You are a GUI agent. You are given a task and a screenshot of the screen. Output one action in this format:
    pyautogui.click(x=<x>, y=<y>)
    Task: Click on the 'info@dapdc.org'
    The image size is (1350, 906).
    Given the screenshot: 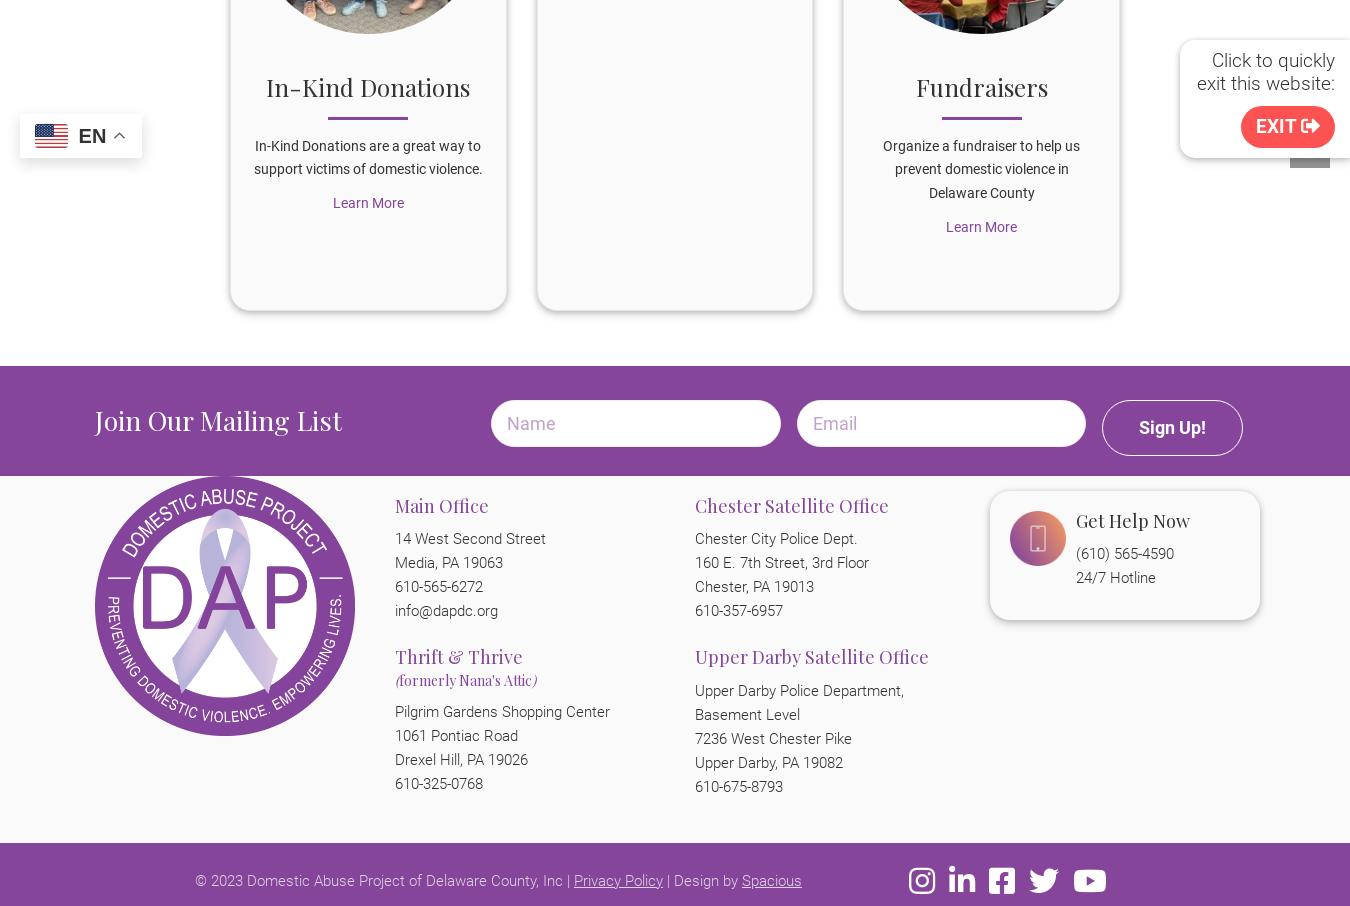 What is the action you would take?
    pyautogui.click(x=395, y=611)
    